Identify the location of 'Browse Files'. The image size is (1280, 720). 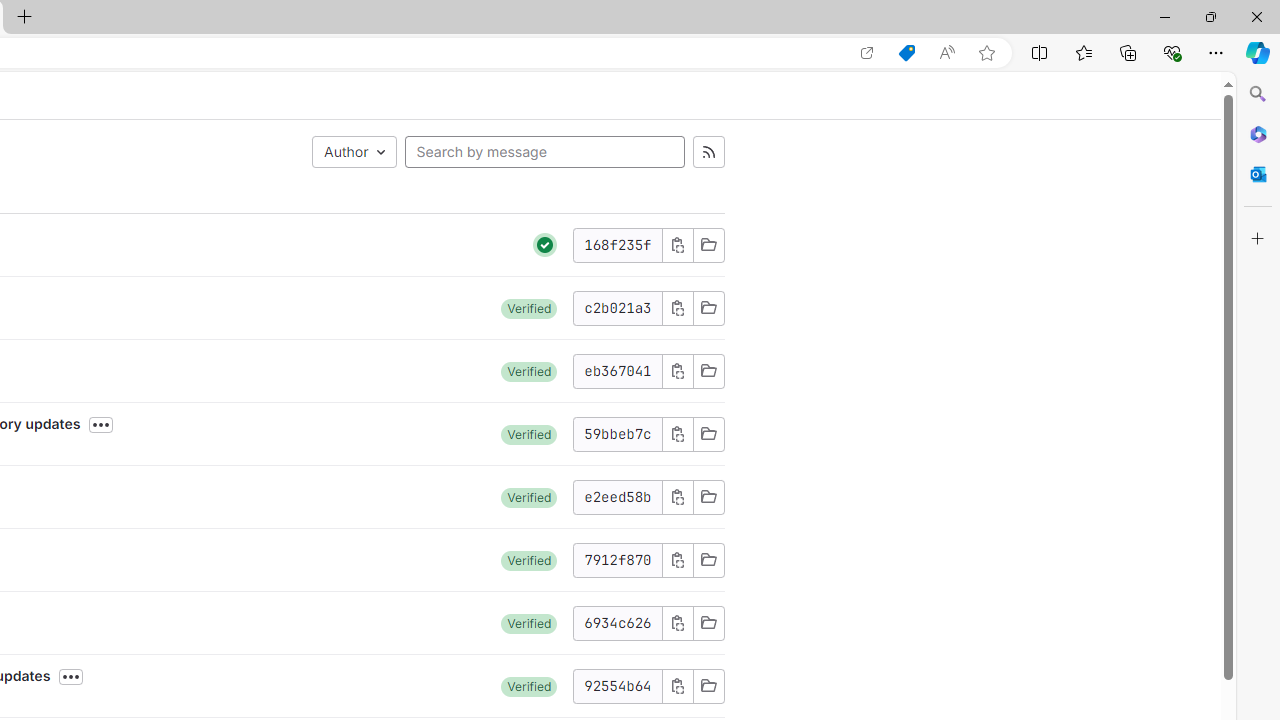
(708, 685).